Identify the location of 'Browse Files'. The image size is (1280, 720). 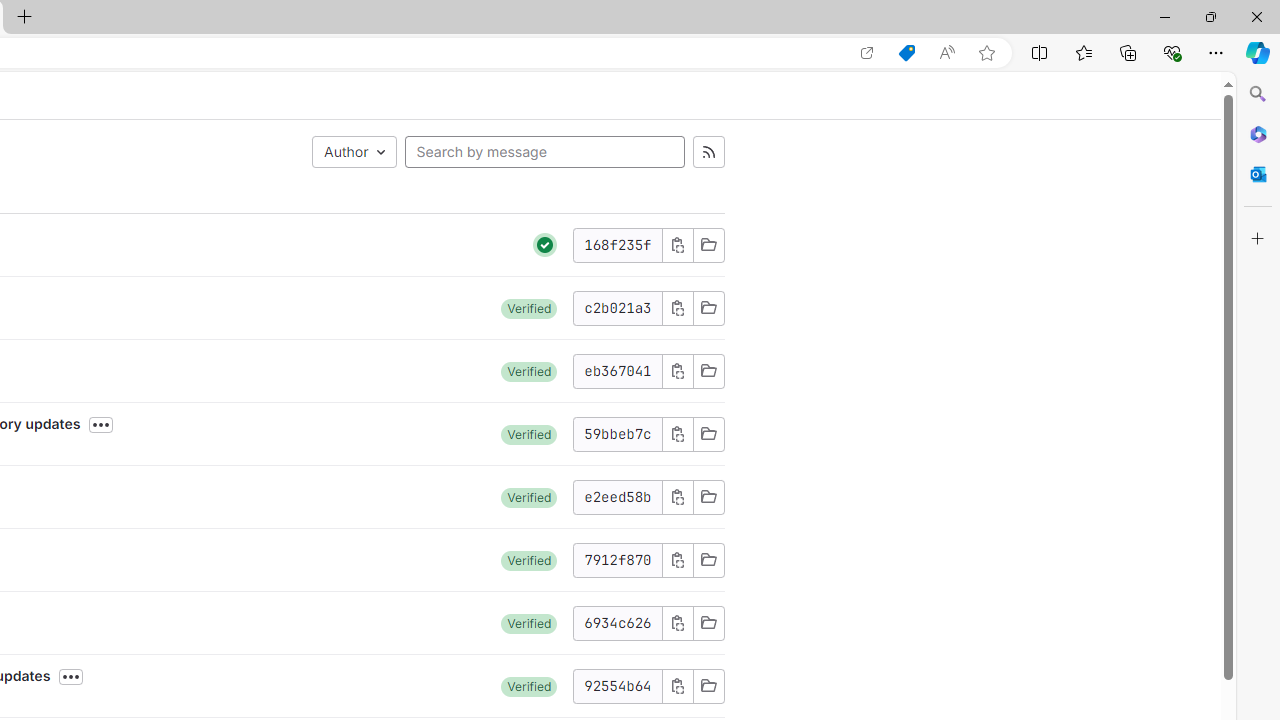
(708, 685).